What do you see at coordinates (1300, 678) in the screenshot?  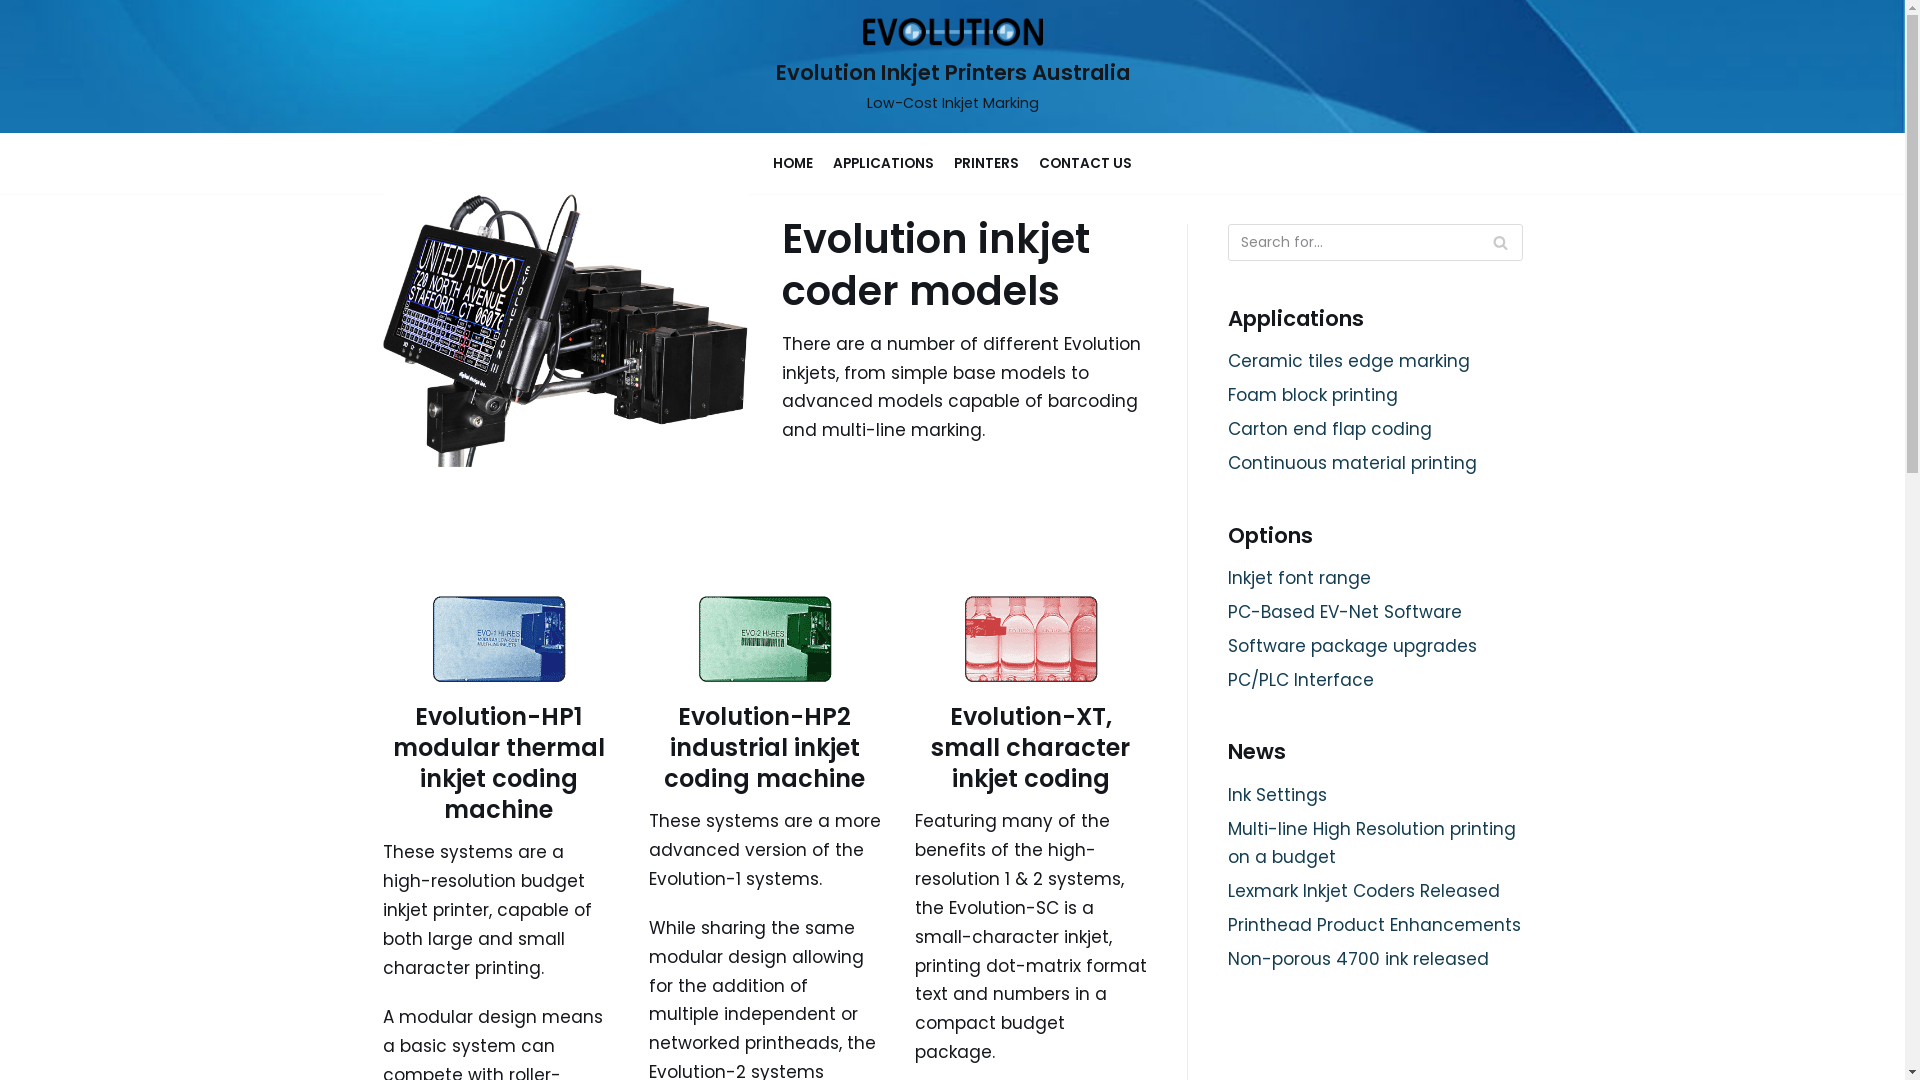 I see `'PC/PLC Interface'` at bounding box center [1300, 678].